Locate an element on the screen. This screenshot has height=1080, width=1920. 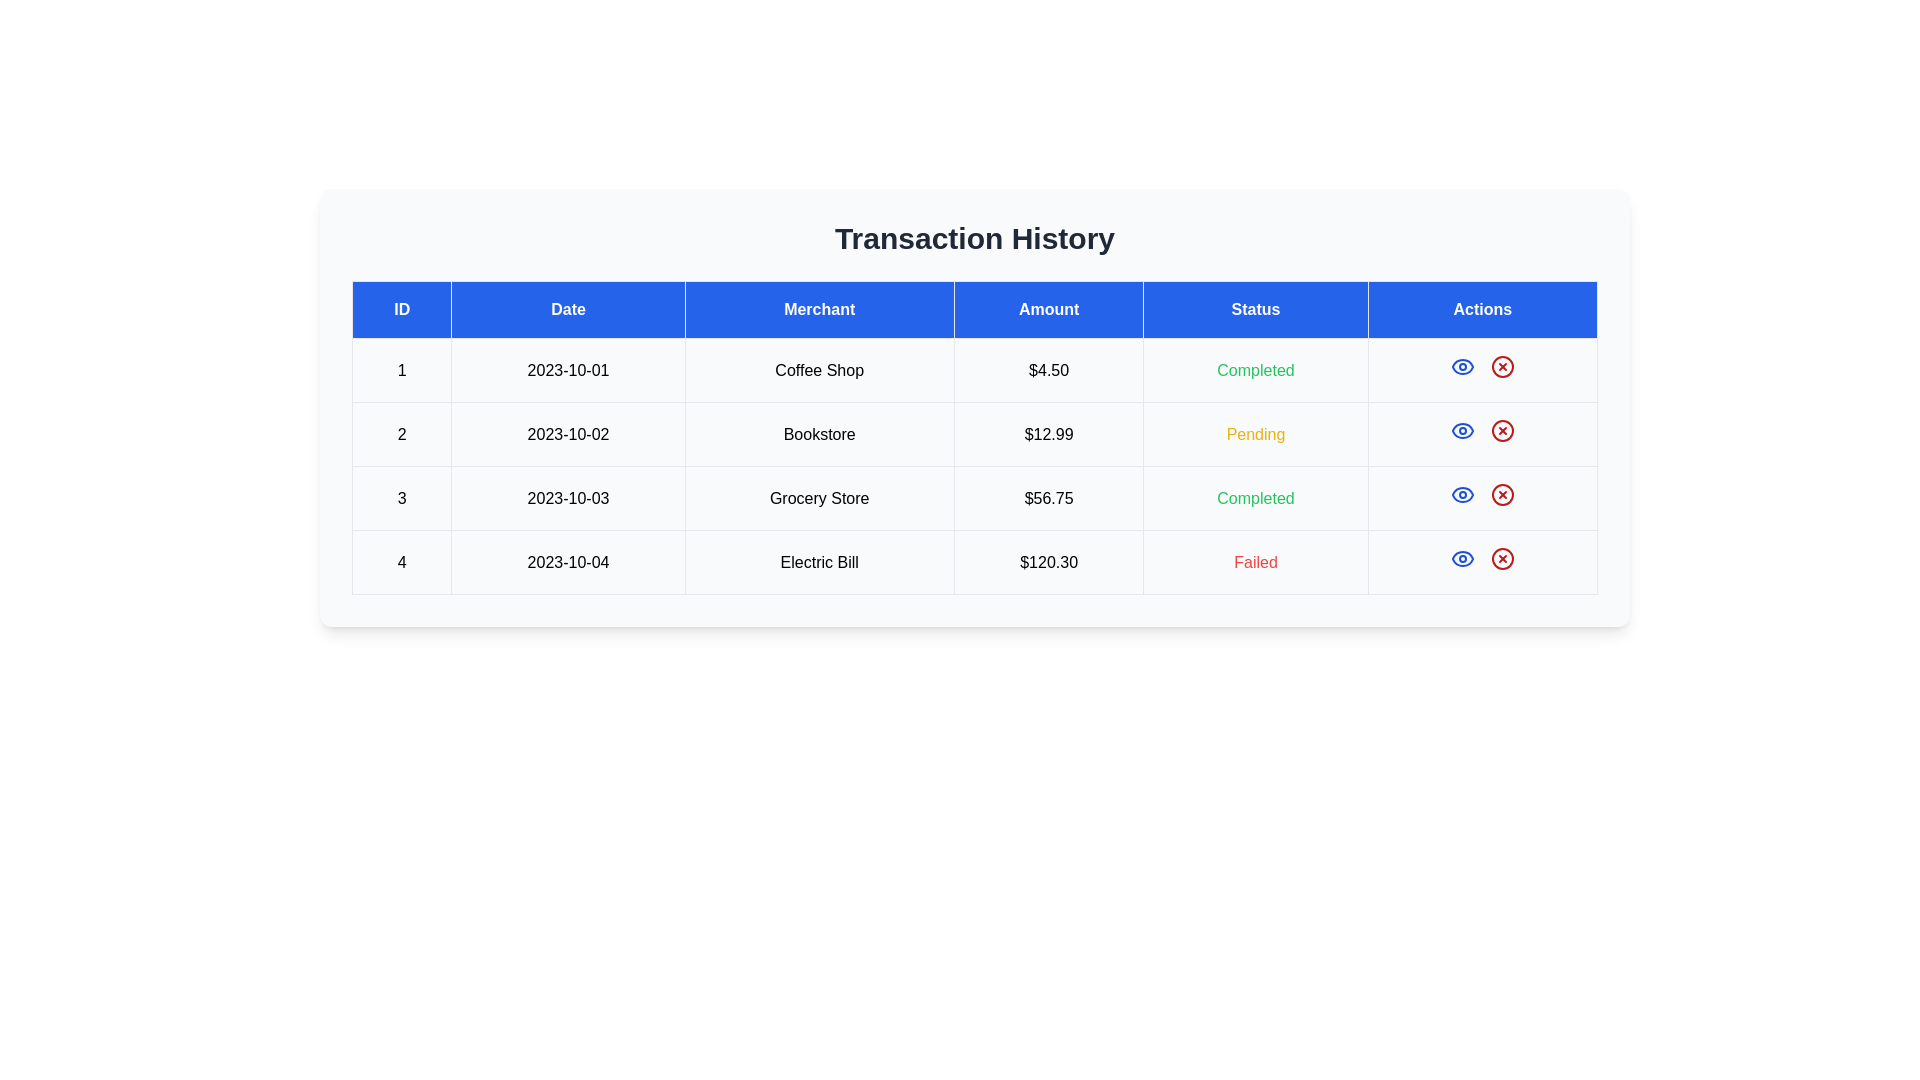
the view details icon for the transaction with ID 1 is located at coordinates (1462, 366).